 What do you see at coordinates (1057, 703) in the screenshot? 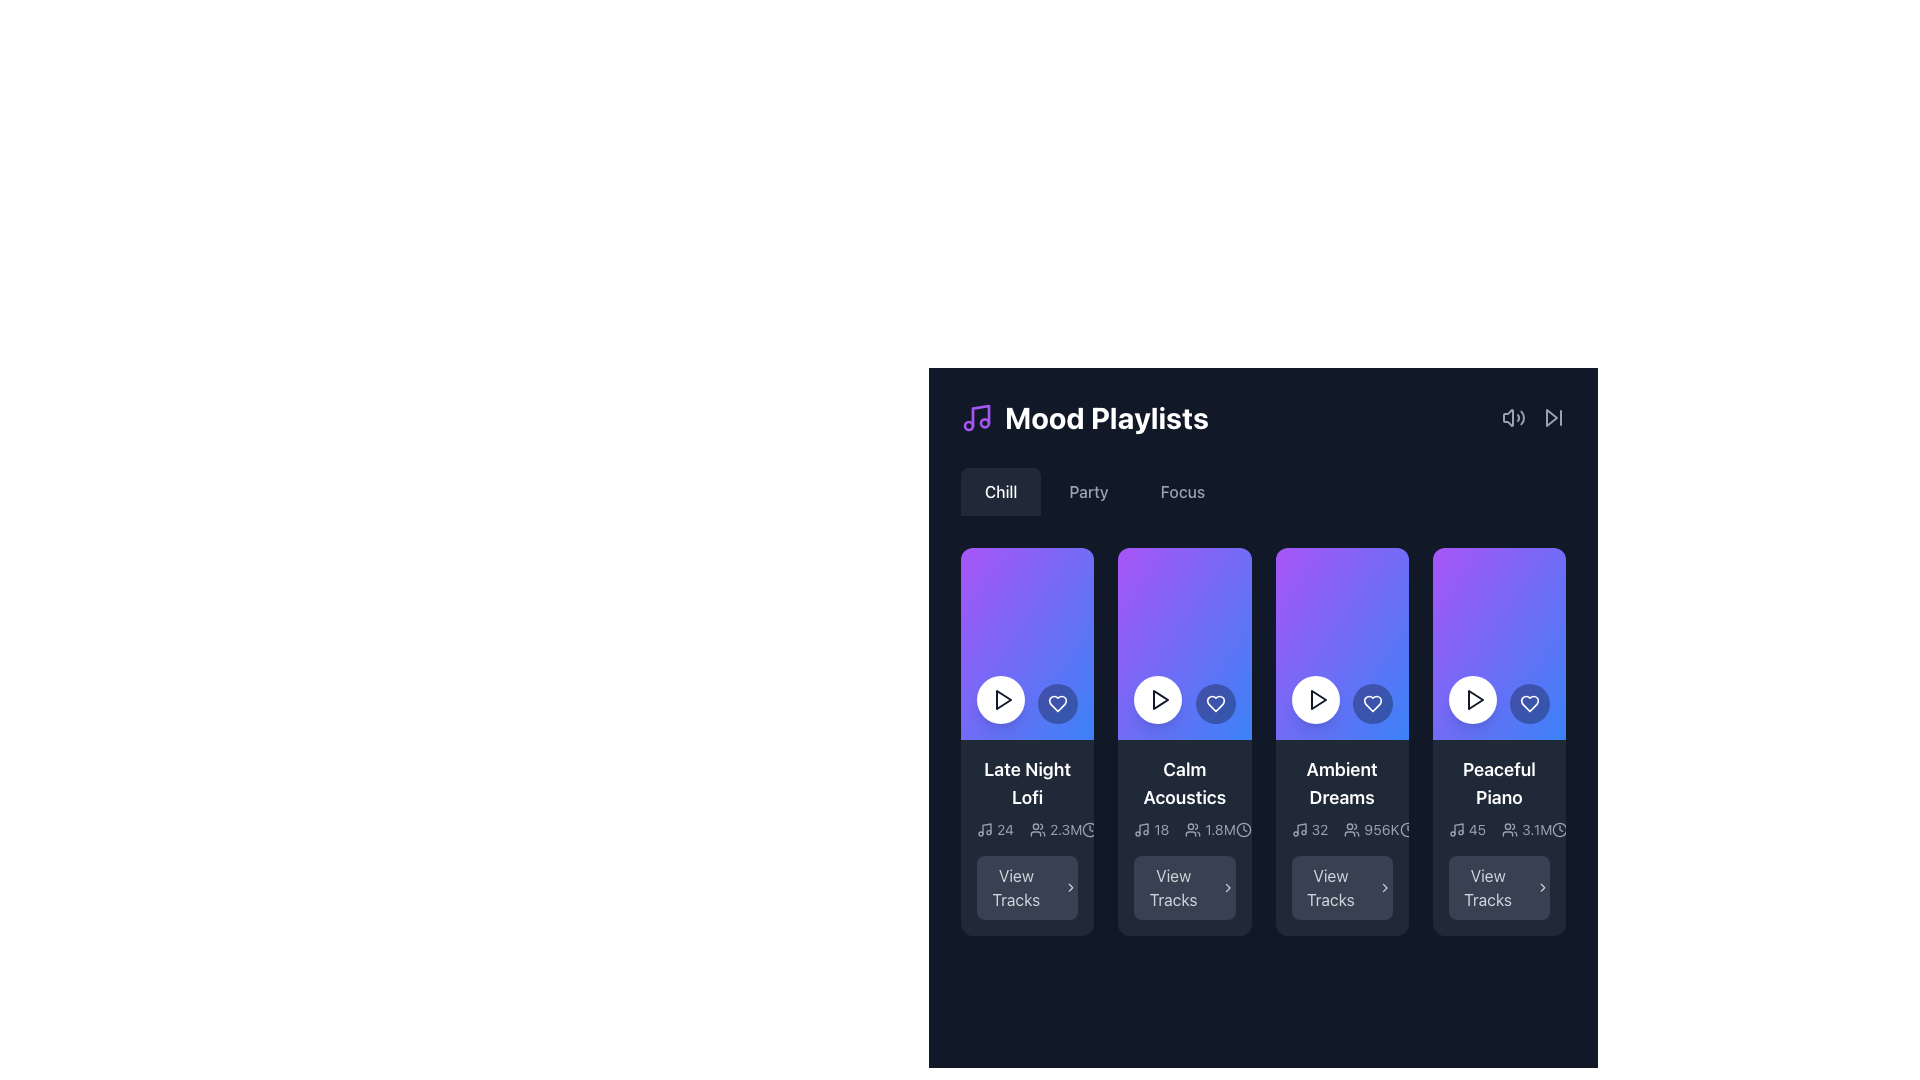
I see `the circular button with a heart-shaped icon located at the bottom right corner of the 'Late Night Lofi' playlist card to mark it as favorite` at bounding box center [1057, 703].